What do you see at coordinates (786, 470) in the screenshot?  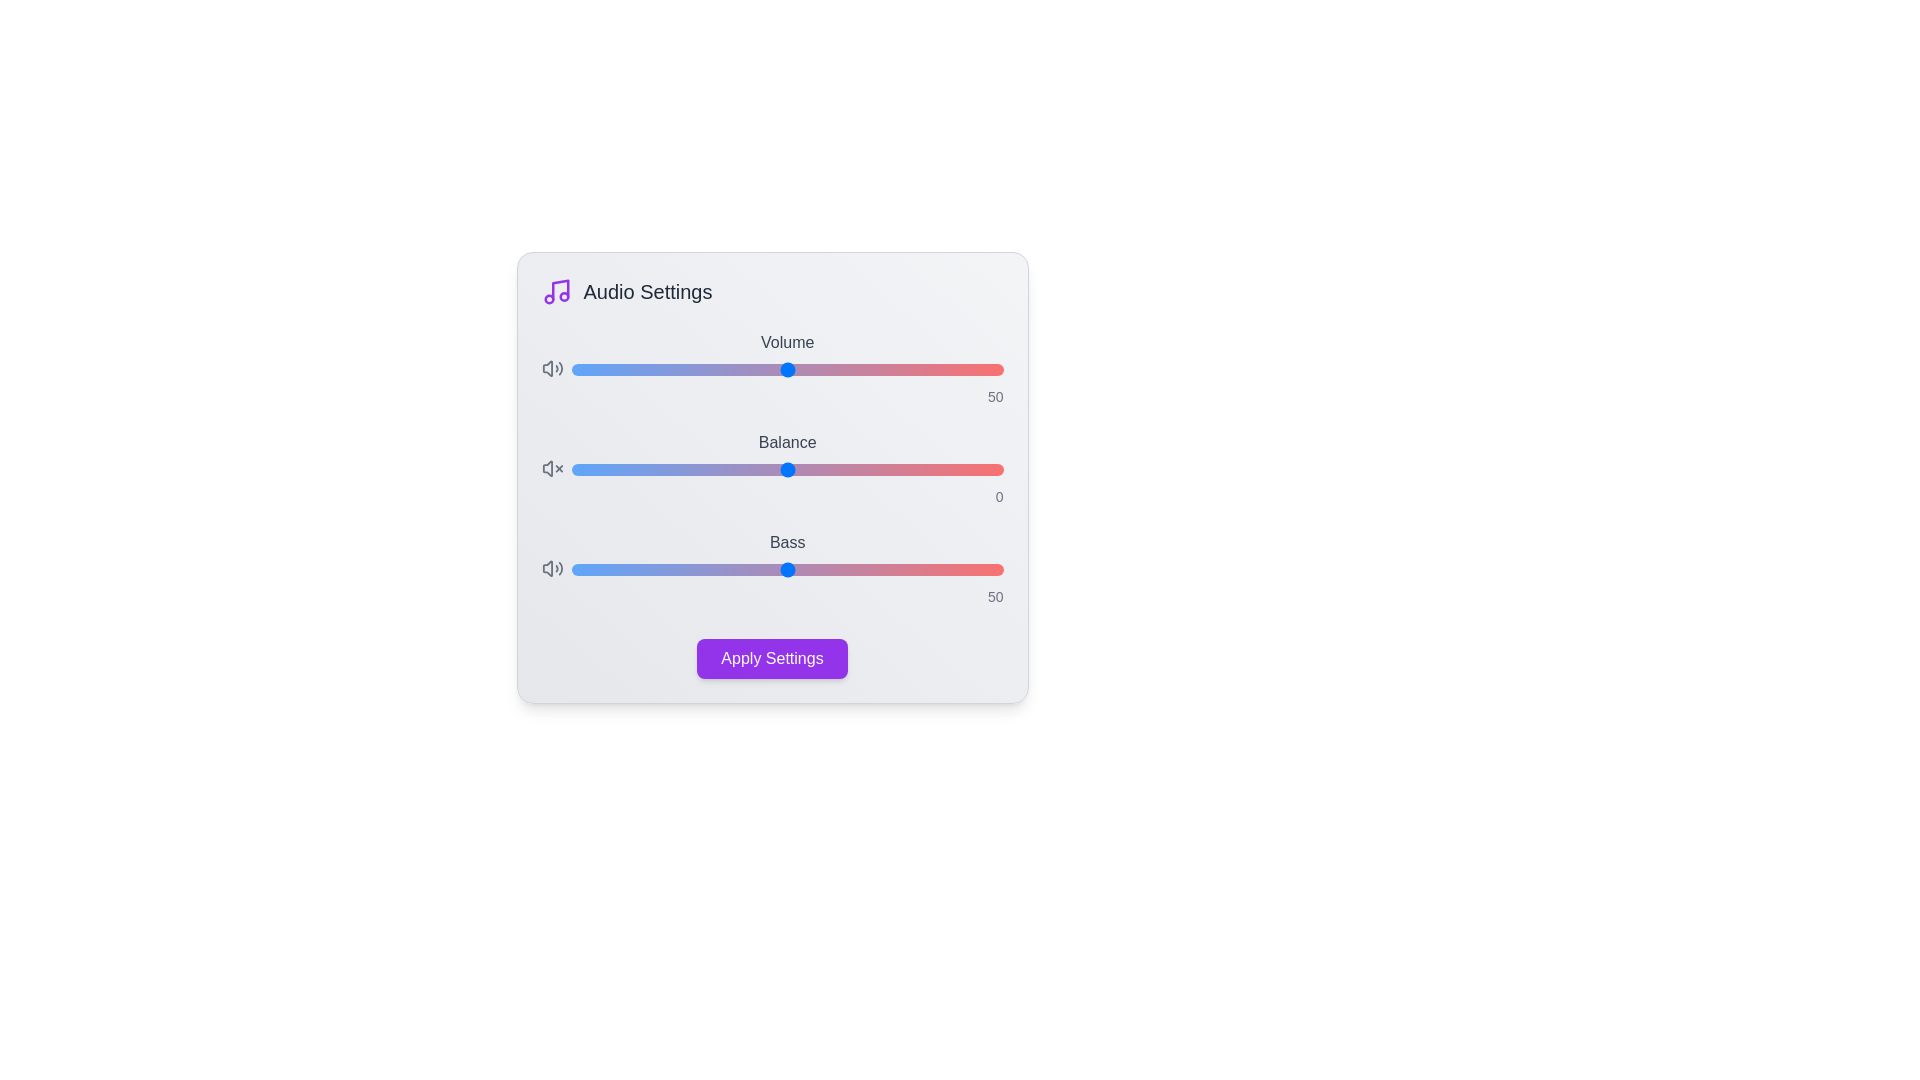 I see `the 'Balance' slider to the specified value 0` at bounding box center [786, 470].